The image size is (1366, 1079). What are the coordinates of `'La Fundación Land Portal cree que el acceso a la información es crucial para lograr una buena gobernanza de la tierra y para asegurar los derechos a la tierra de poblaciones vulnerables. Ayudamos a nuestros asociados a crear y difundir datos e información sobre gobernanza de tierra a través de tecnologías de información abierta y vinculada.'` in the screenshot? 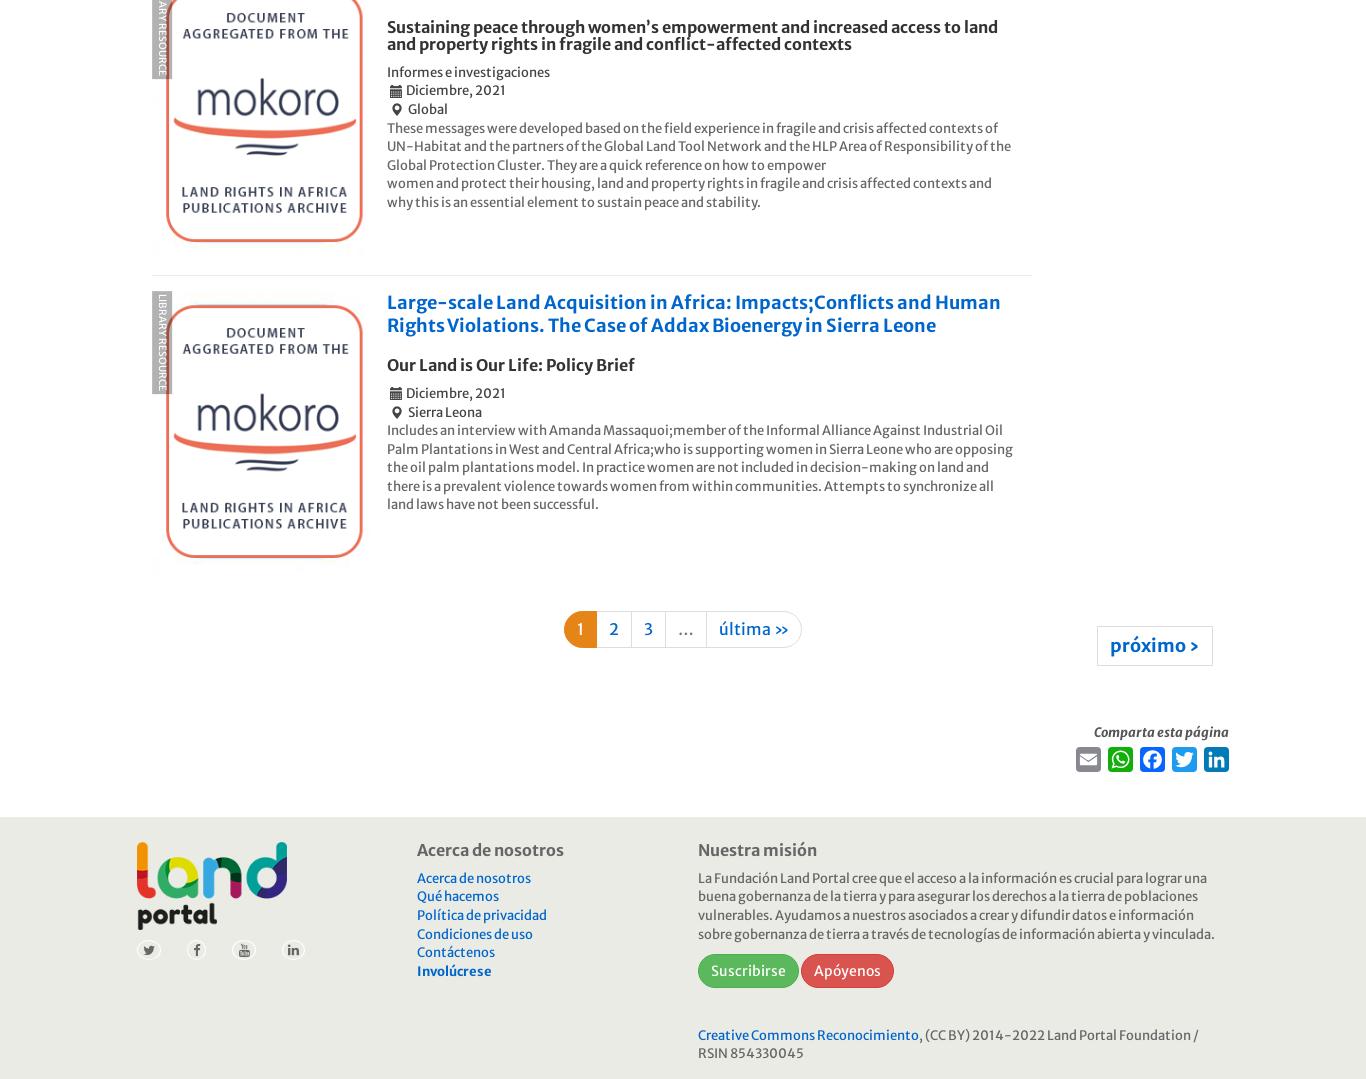 It's located at (955, 904).